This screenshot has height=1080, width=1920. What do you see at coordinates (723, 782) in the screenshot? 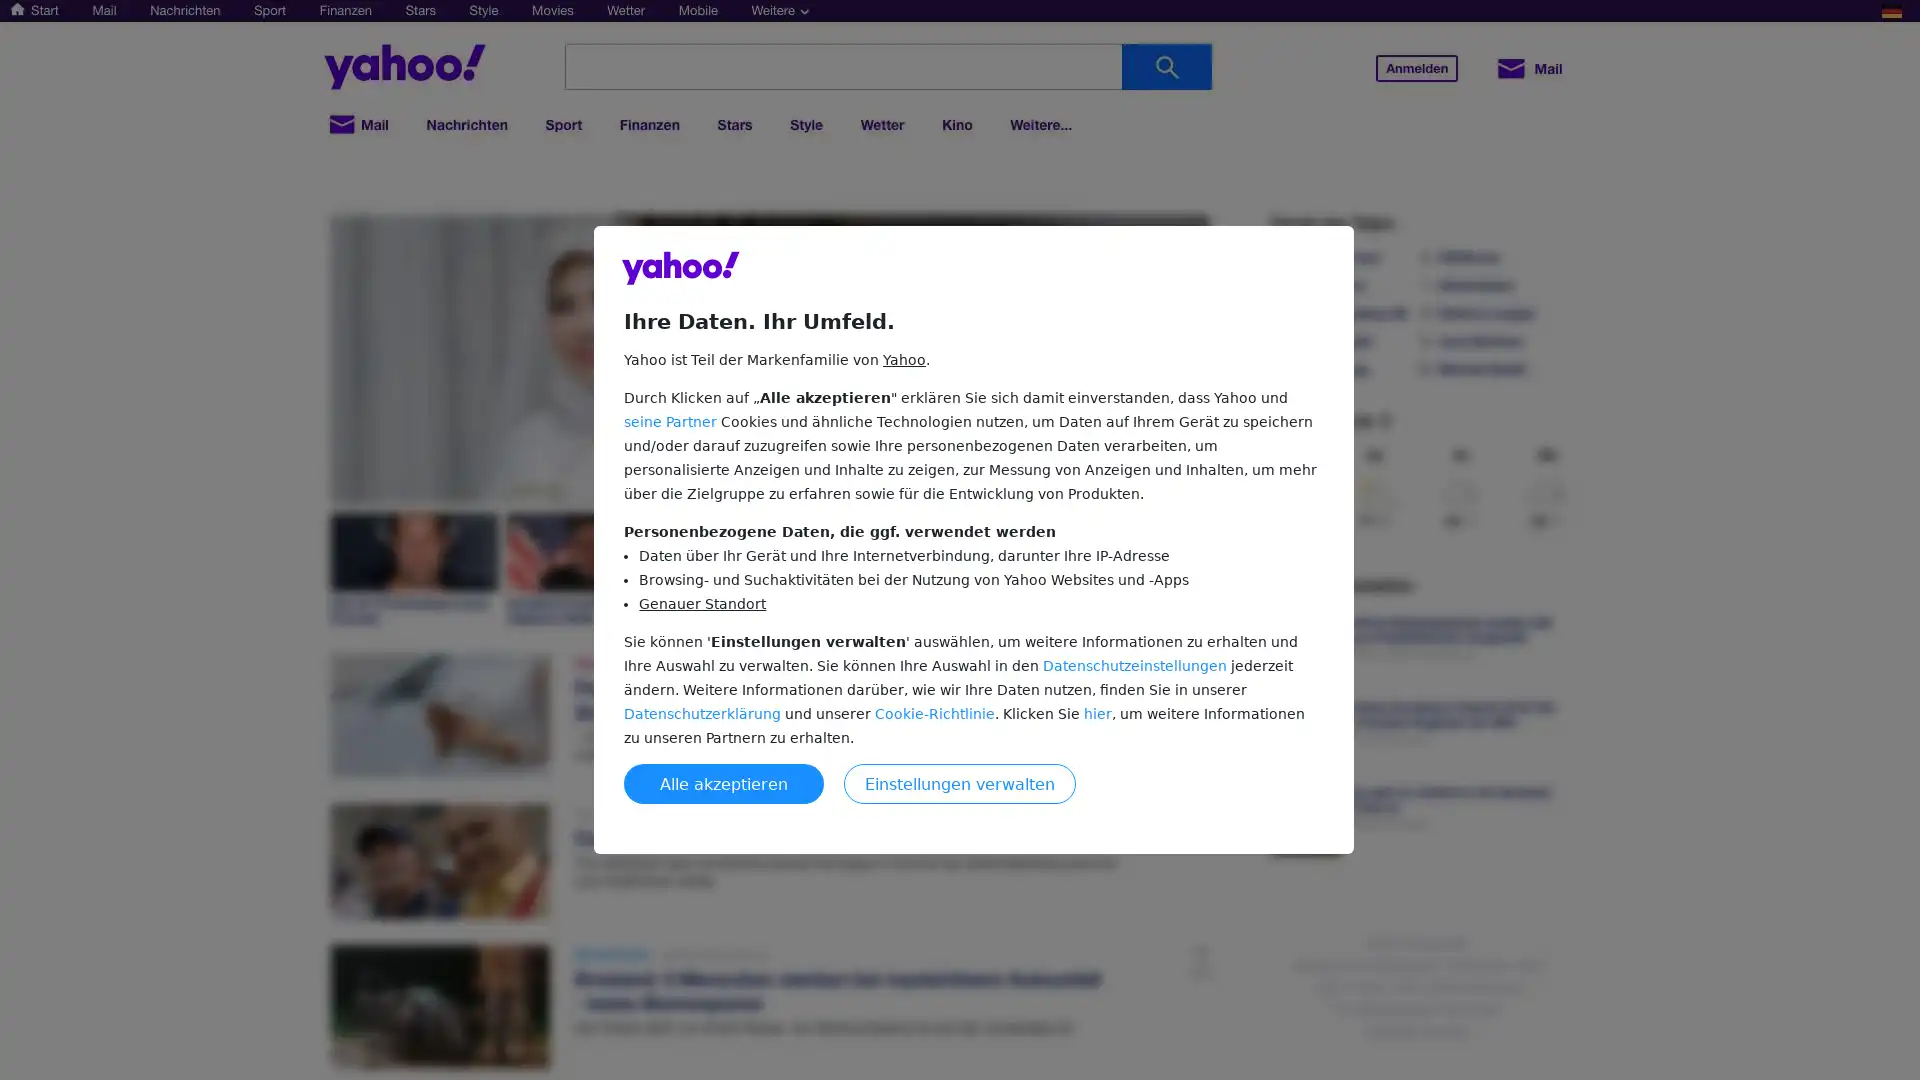
I see `Alle akzeptieren` at bounding box center [723, 782].